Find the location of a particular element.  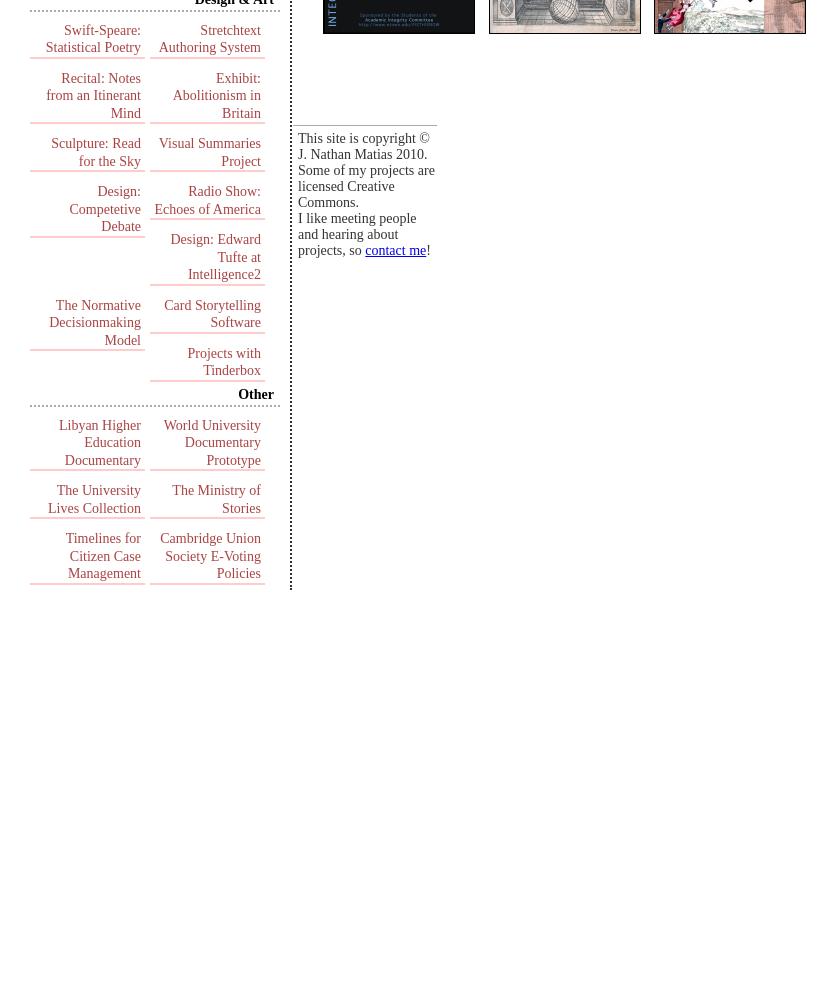

'Radio Show: Echoes of America' is located at coordinates (154, 199).